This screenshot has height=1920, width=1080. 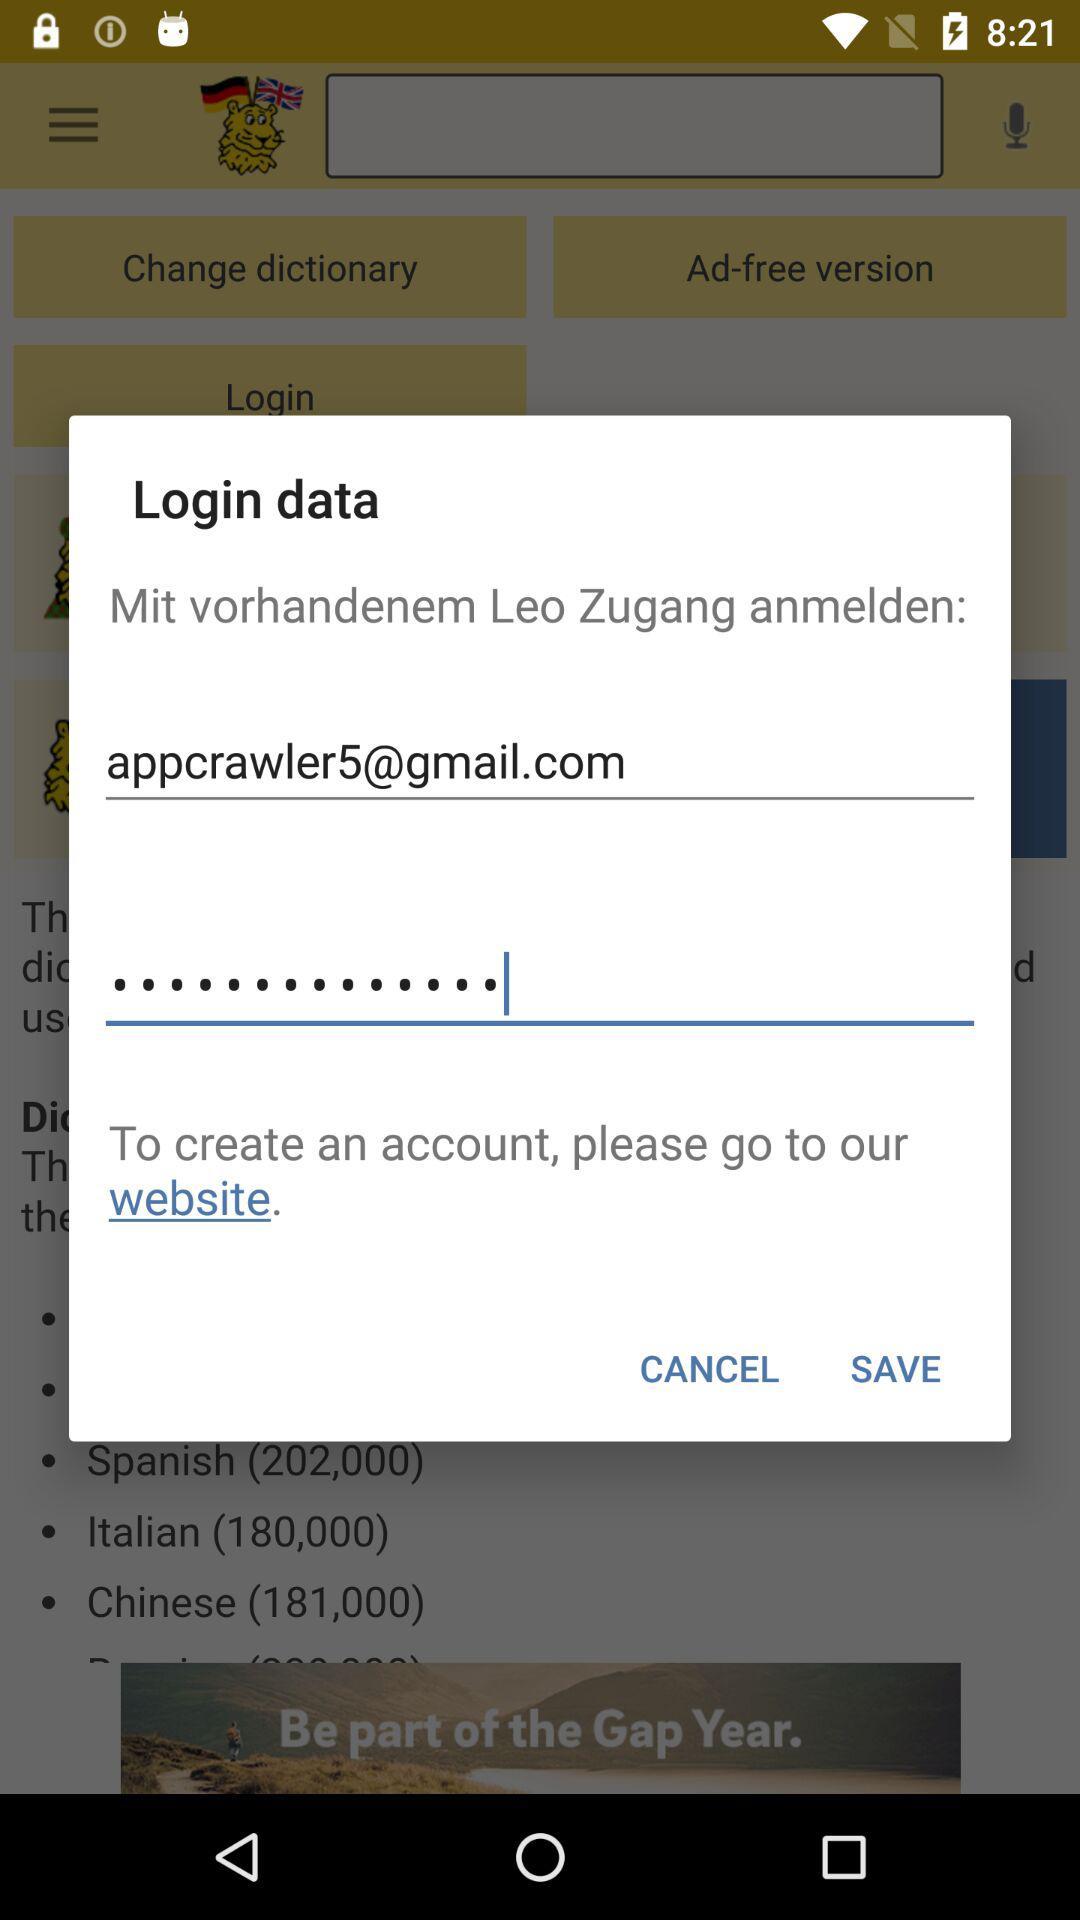 What do you see at coordinates (540, 1169) in the screenshot?
I see `the item below the appcrawler3116 icon` at bounding box center [540, 1169].